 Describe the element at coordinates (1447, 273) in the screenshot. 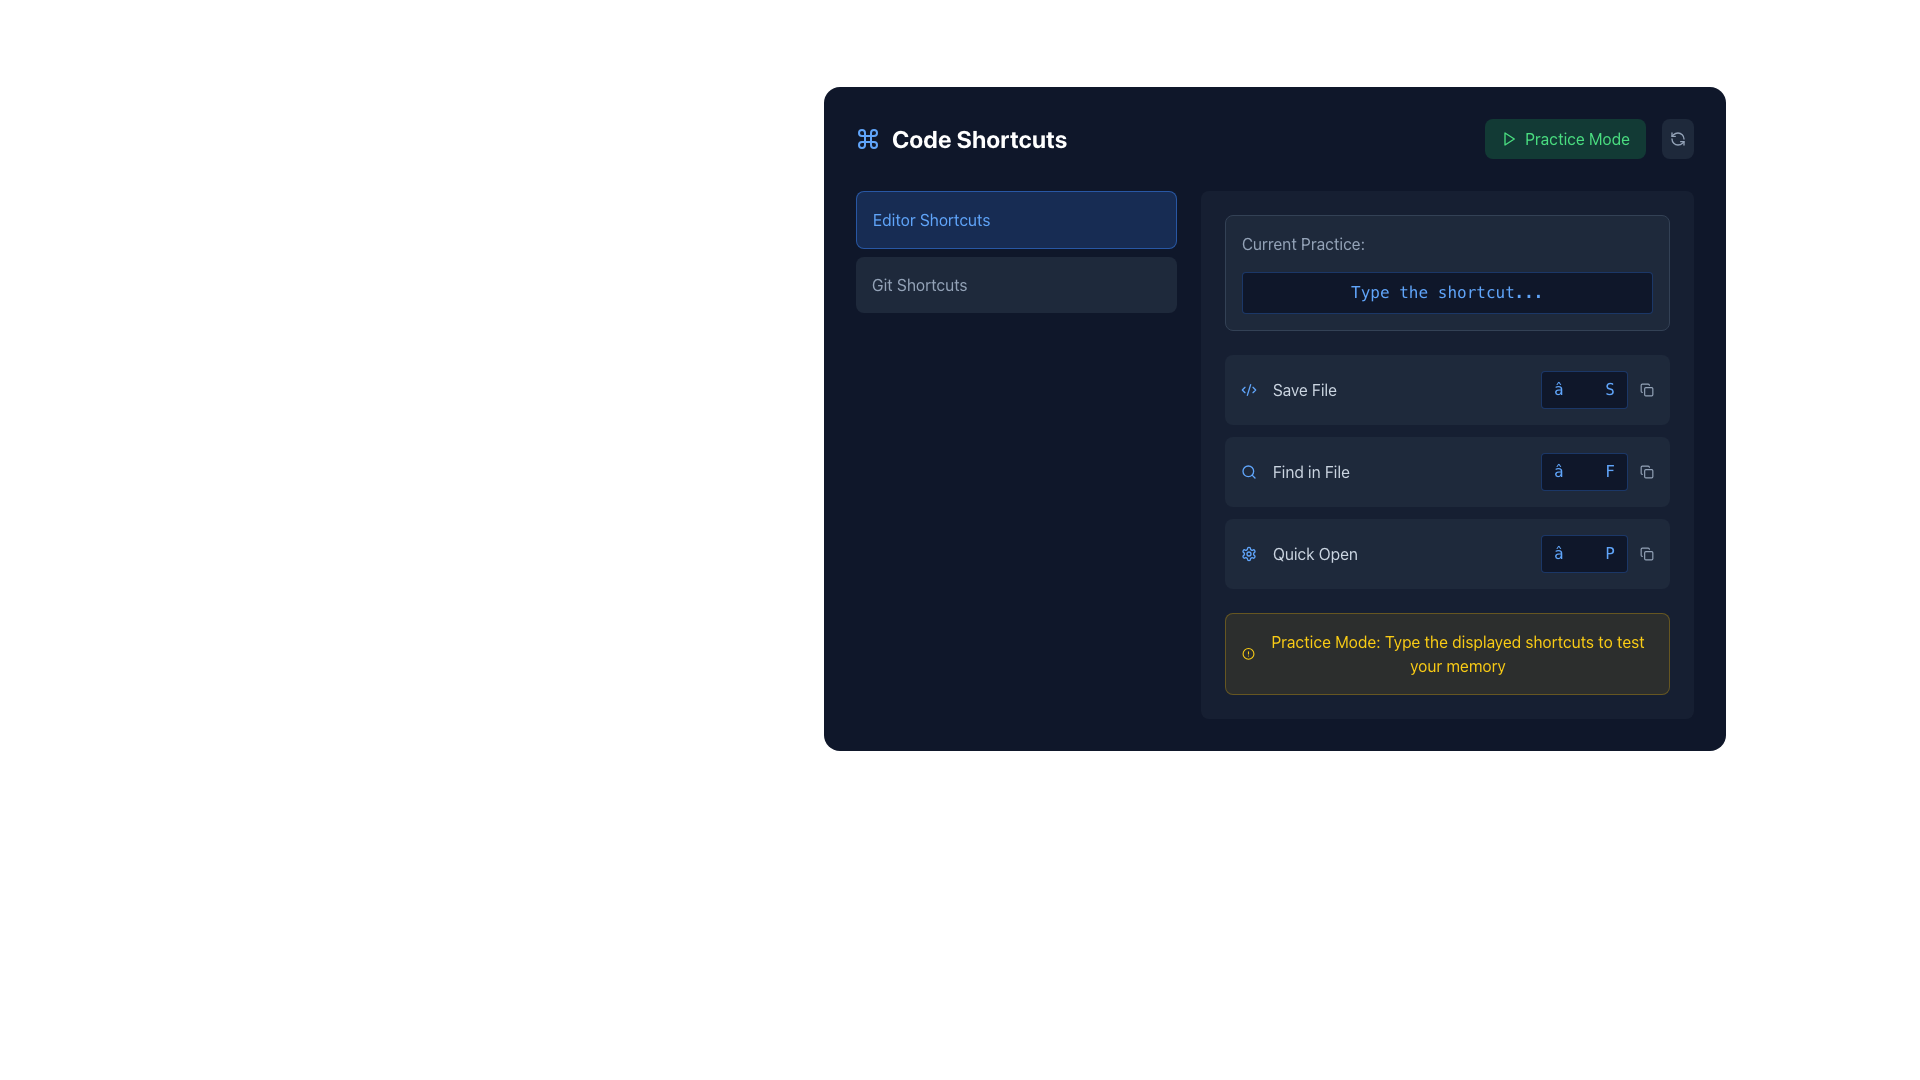

I see `the static input-like display field or placeholder that shows 'Type the shortcut...' with a dark background and rounded corners, located beneath the 'Current Practice:' label` at that location.